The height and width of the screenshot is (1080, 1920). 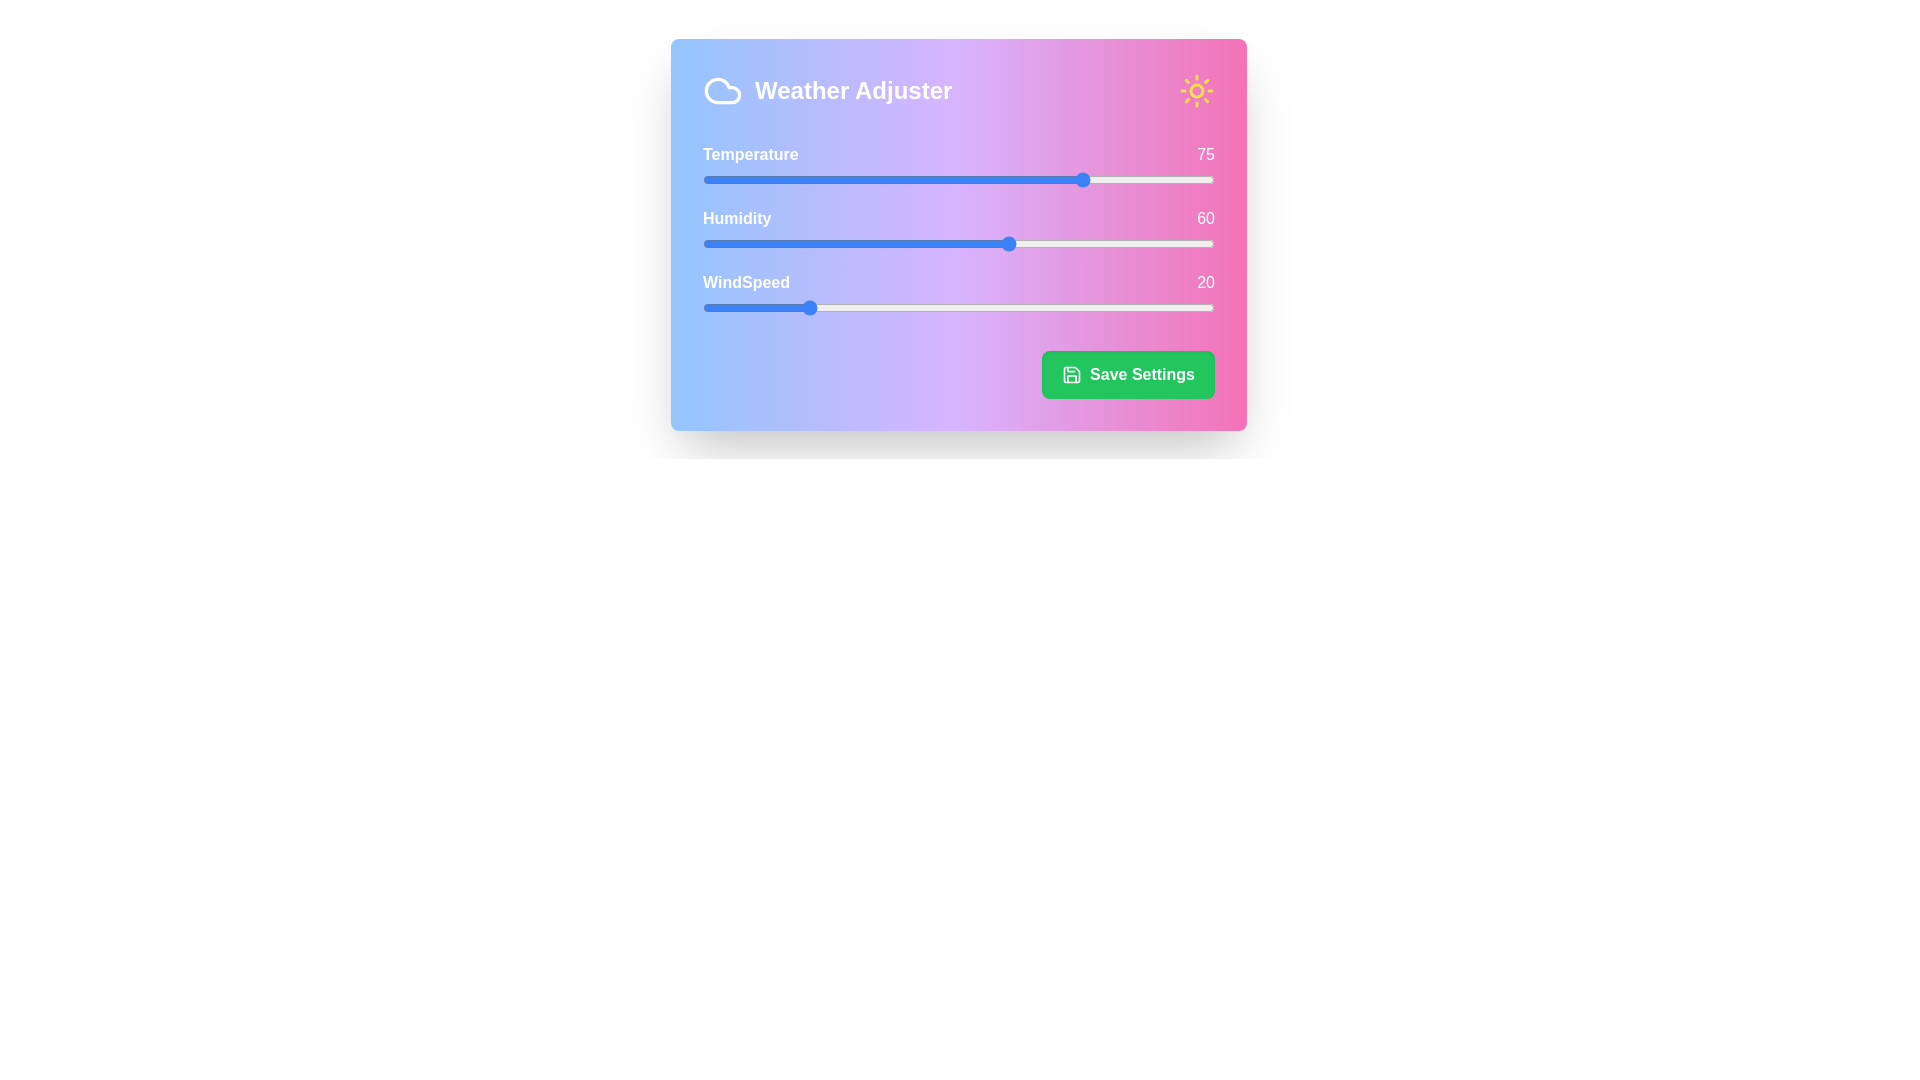 I want to click on the wind speed, so click(x=747, y=308).